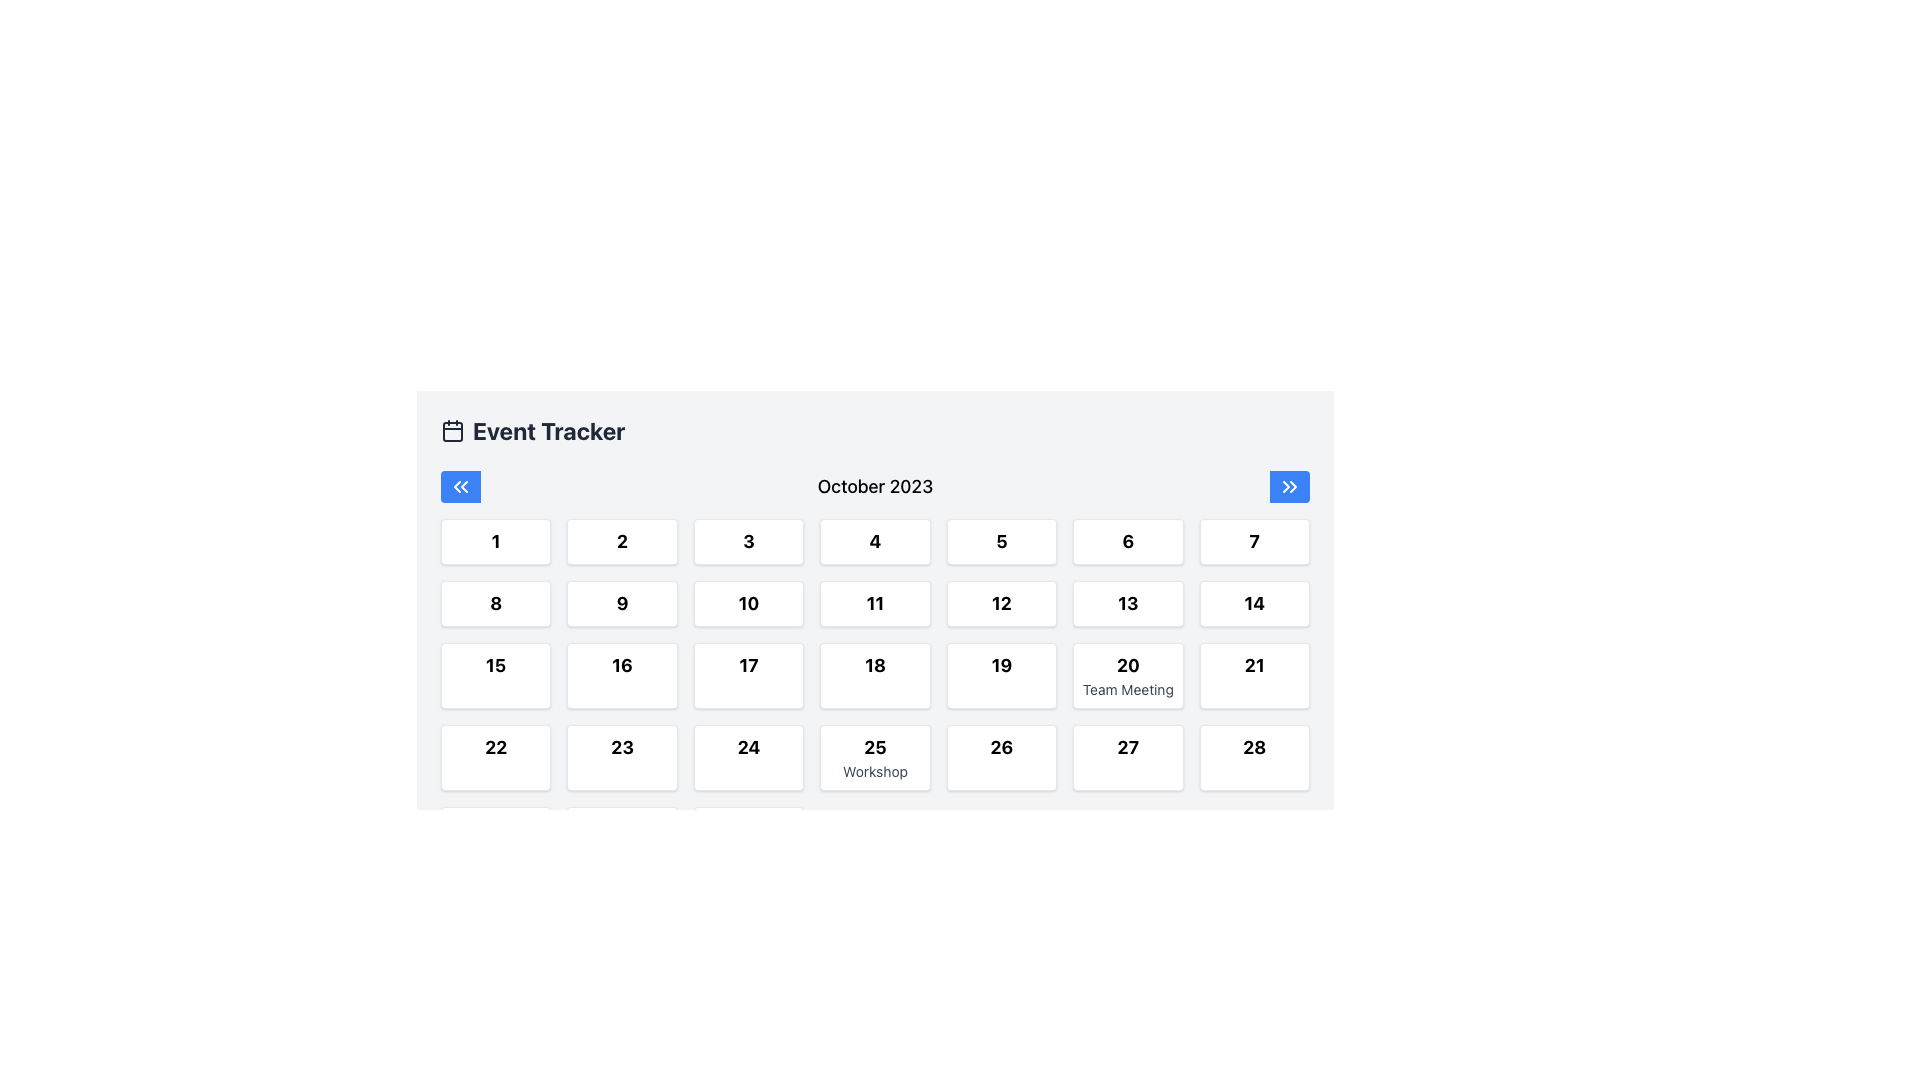 Image resolution: width=1920 pixels, height=1080 pixels. Describe the element at coordinates (621, 542) in the screenshot. I see `the button representing the second day in the calendar view for October 2023, located below the 'Event Tracker' header` at that location.